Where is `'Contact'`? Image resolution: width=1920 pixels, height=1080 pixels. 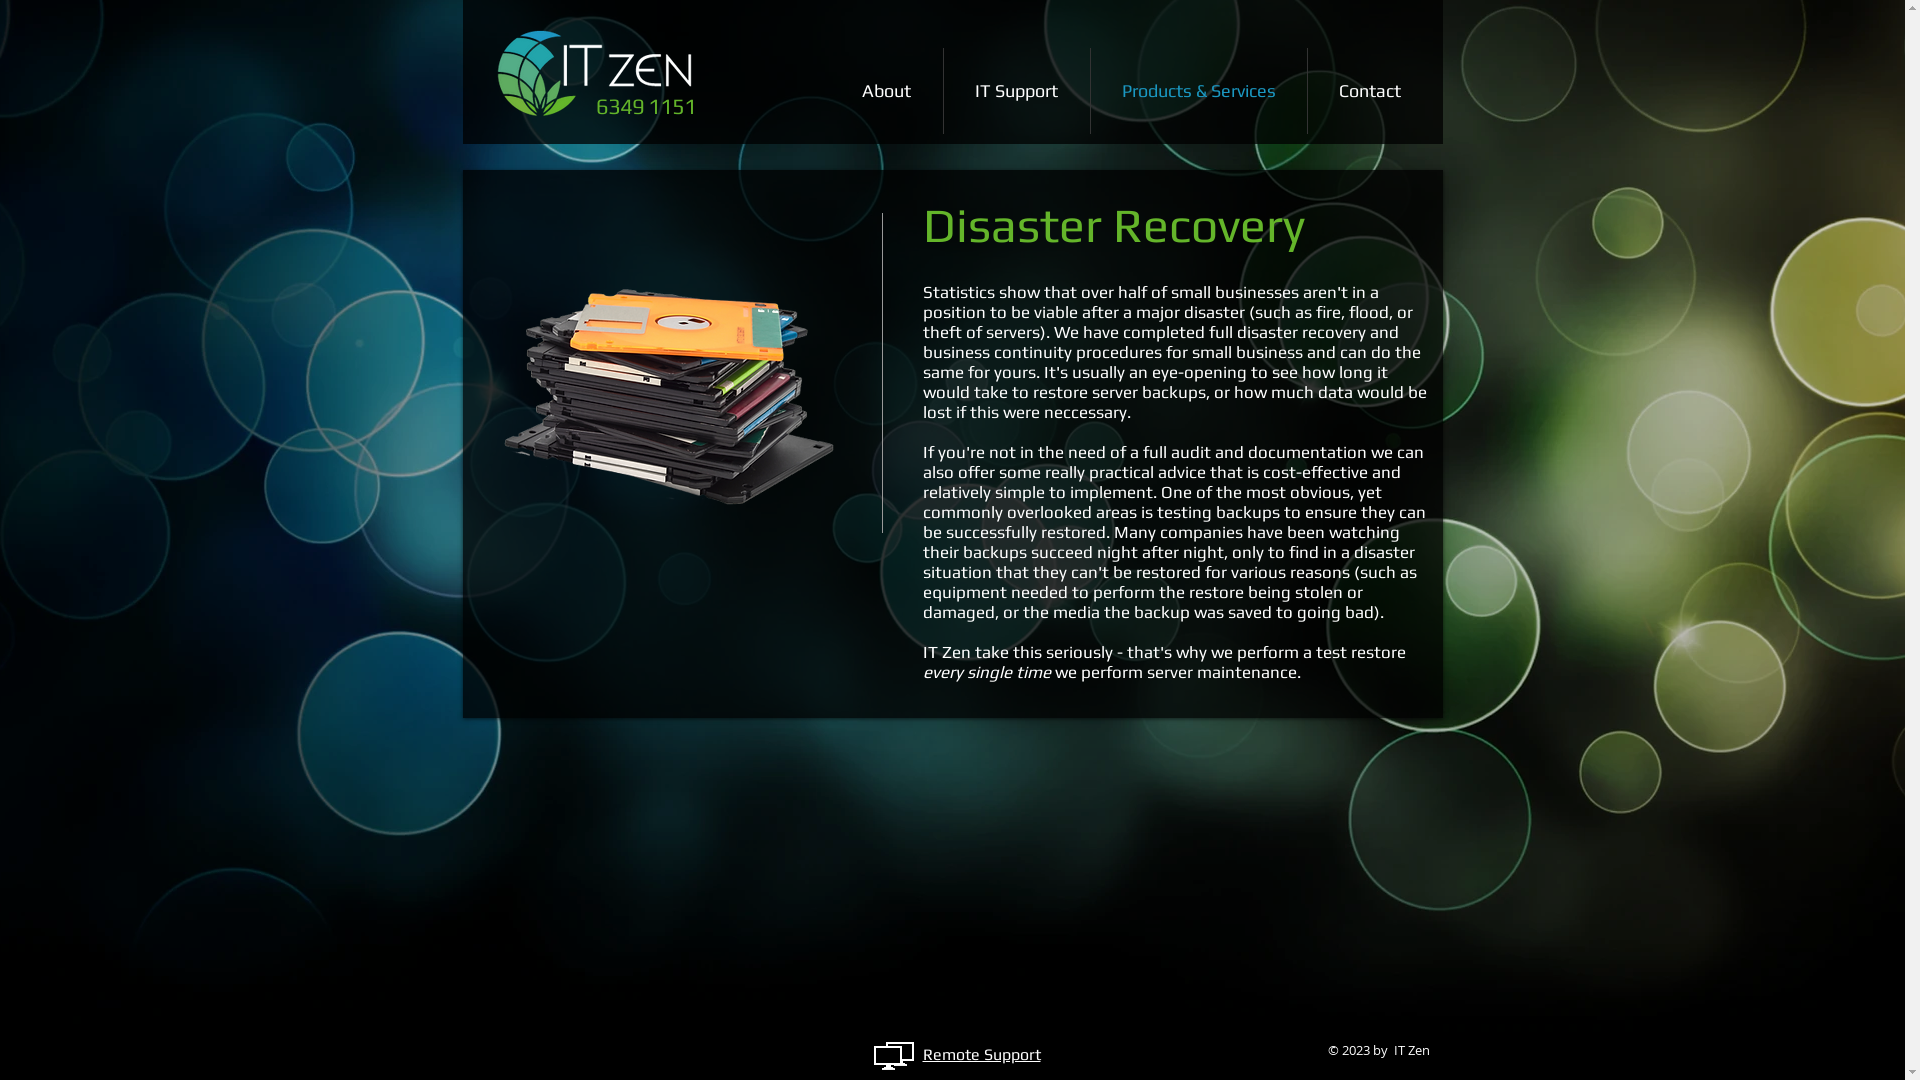 'Contact' is located at coordinates (1368, 91).